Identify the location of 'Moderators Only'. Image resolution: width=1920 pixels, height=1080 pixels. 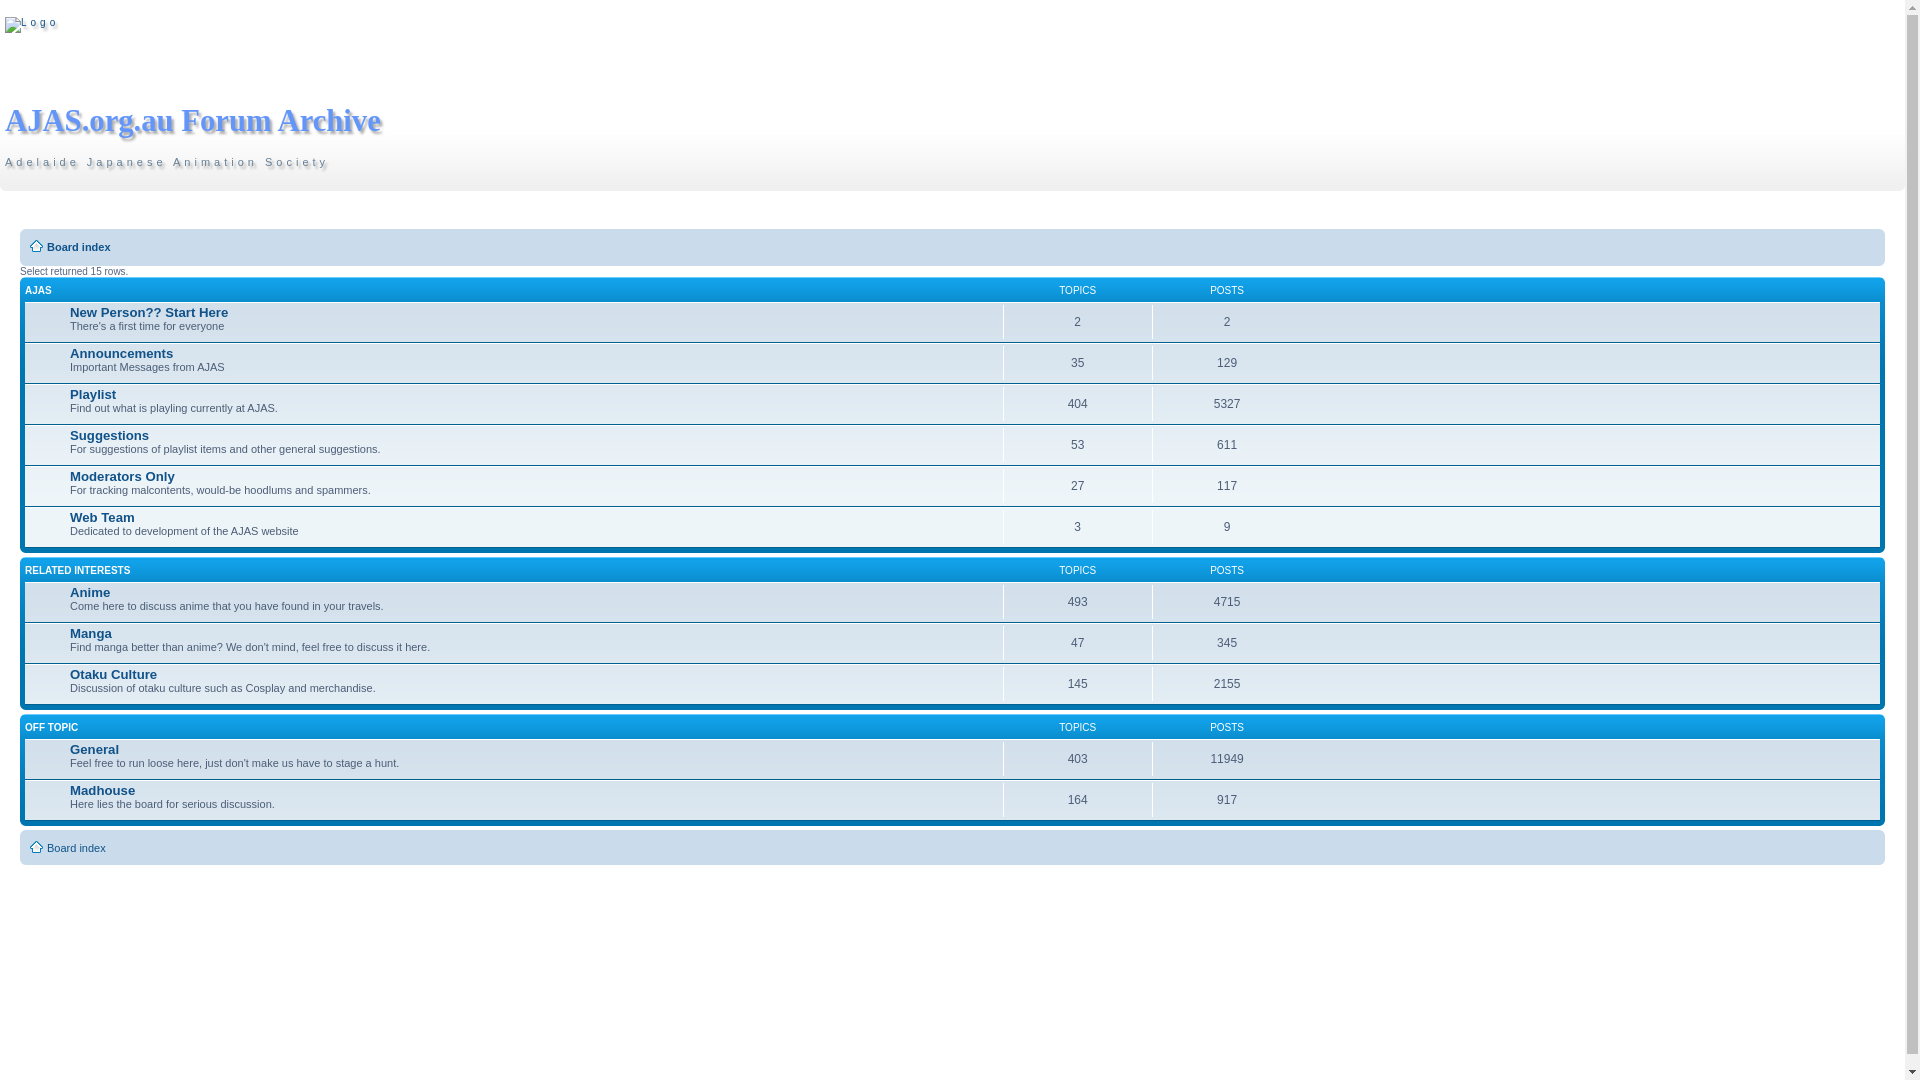
(121, 476).